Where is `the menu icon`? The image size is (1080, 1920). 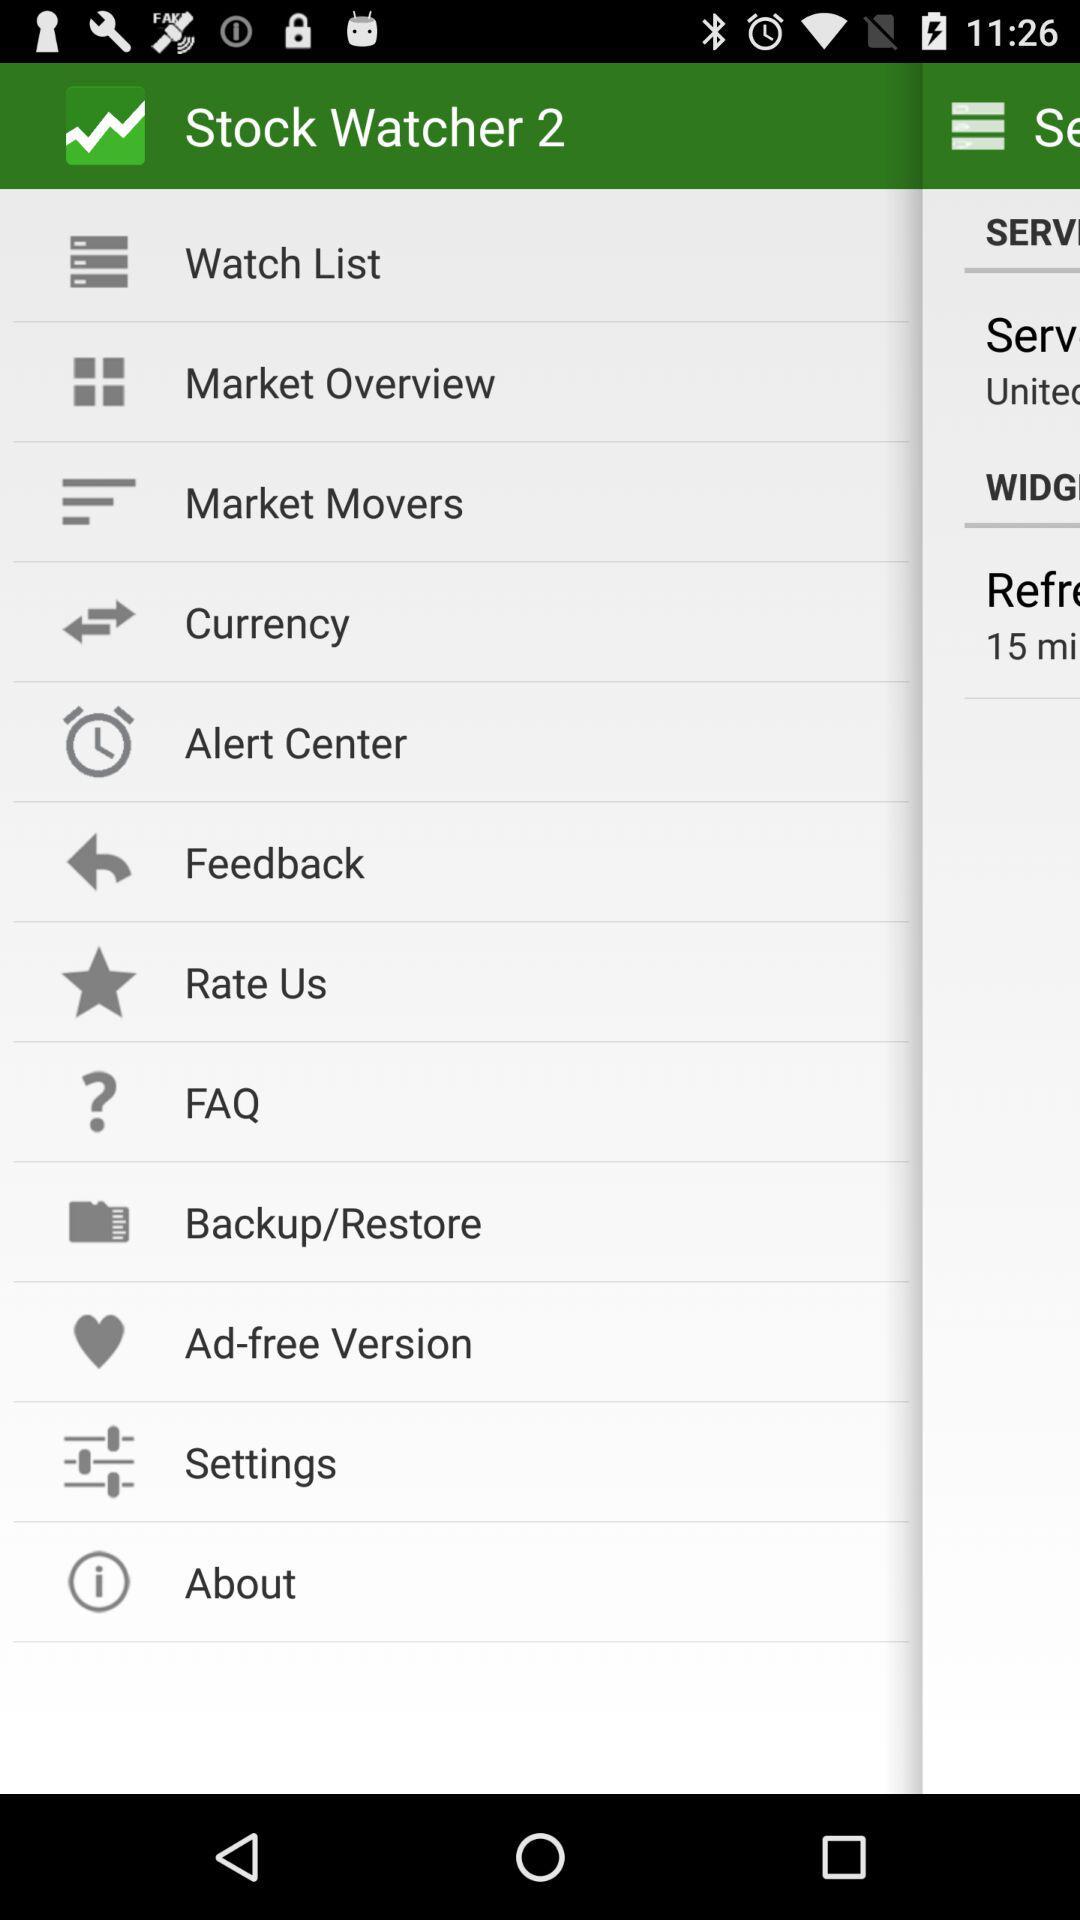 the menu icon is located at coordinates (977, 133).